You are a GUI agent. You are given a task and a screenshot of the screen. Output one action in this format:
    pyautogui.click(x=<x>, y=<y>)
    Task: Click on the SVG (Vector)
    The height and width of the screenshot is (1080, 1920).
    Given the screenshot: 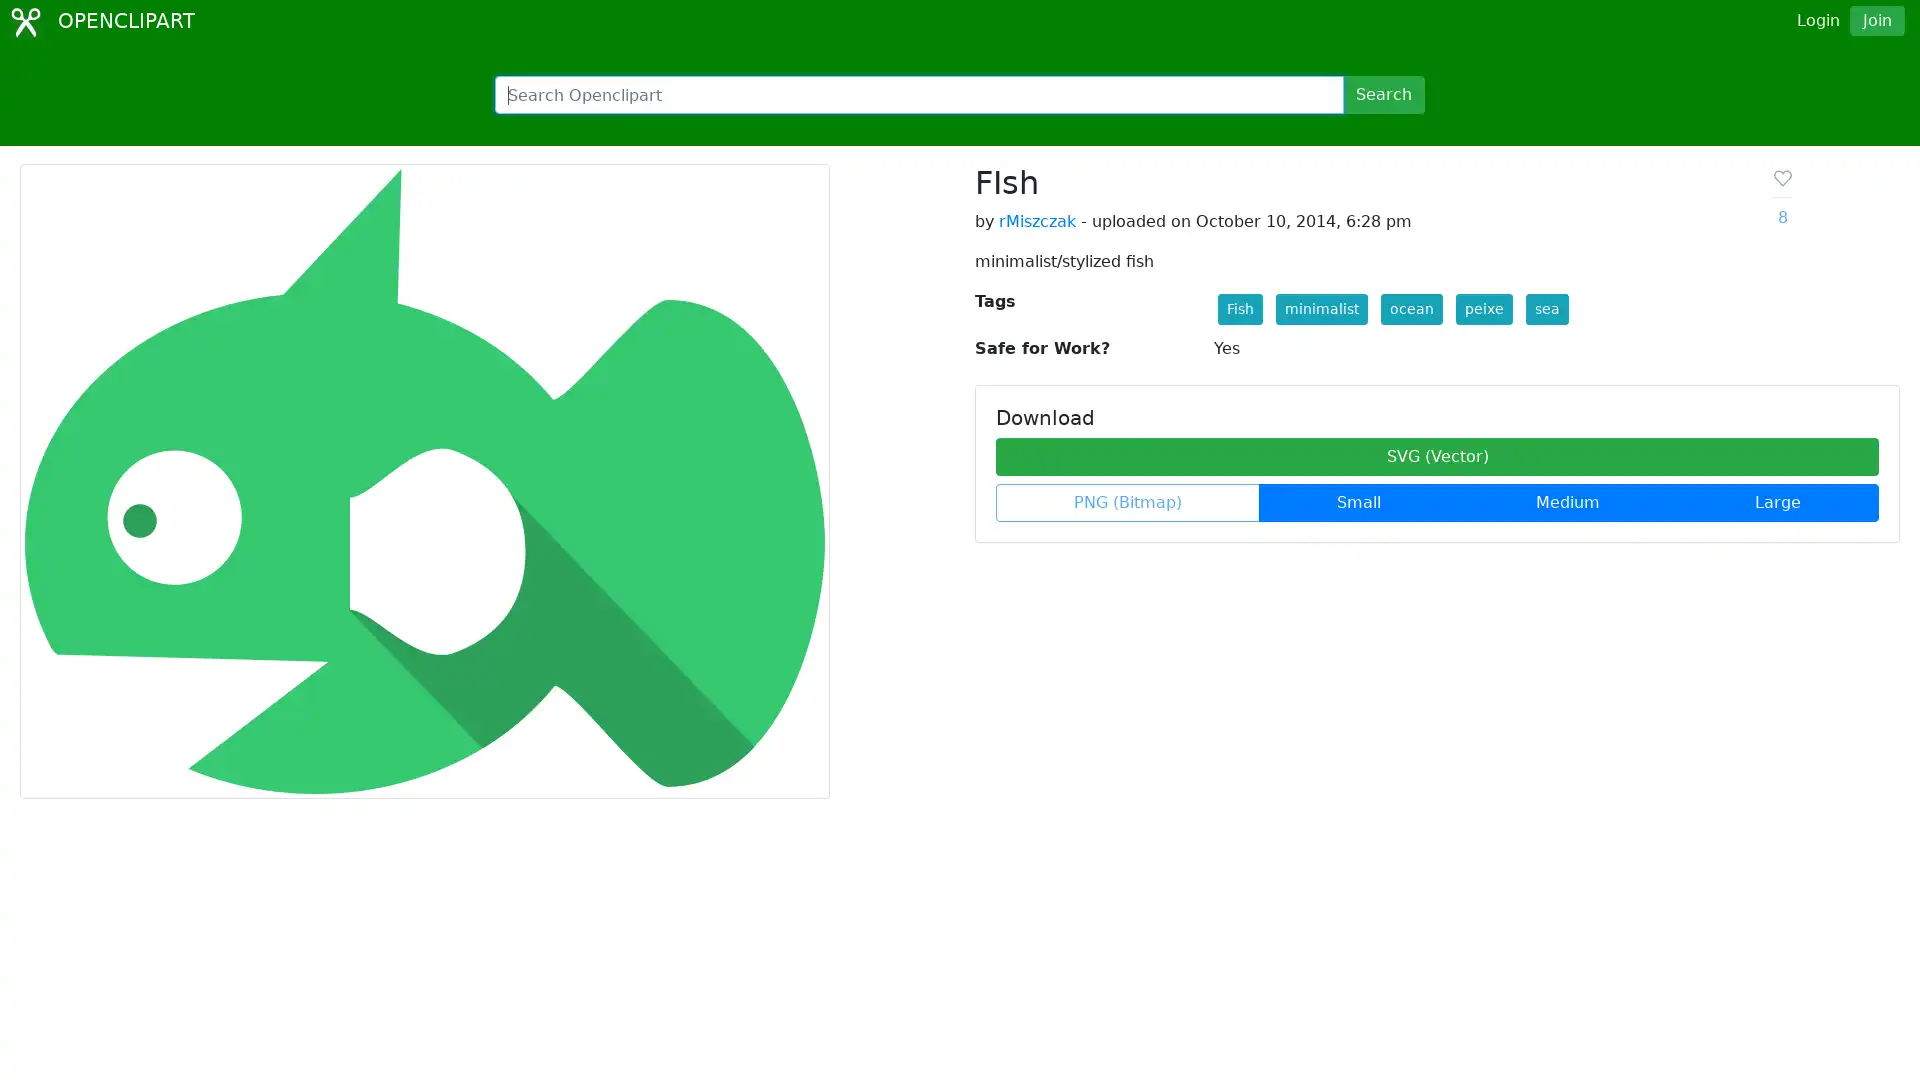 What is the action you would take?
    pyautogui.click(x=1436, y=456)
    